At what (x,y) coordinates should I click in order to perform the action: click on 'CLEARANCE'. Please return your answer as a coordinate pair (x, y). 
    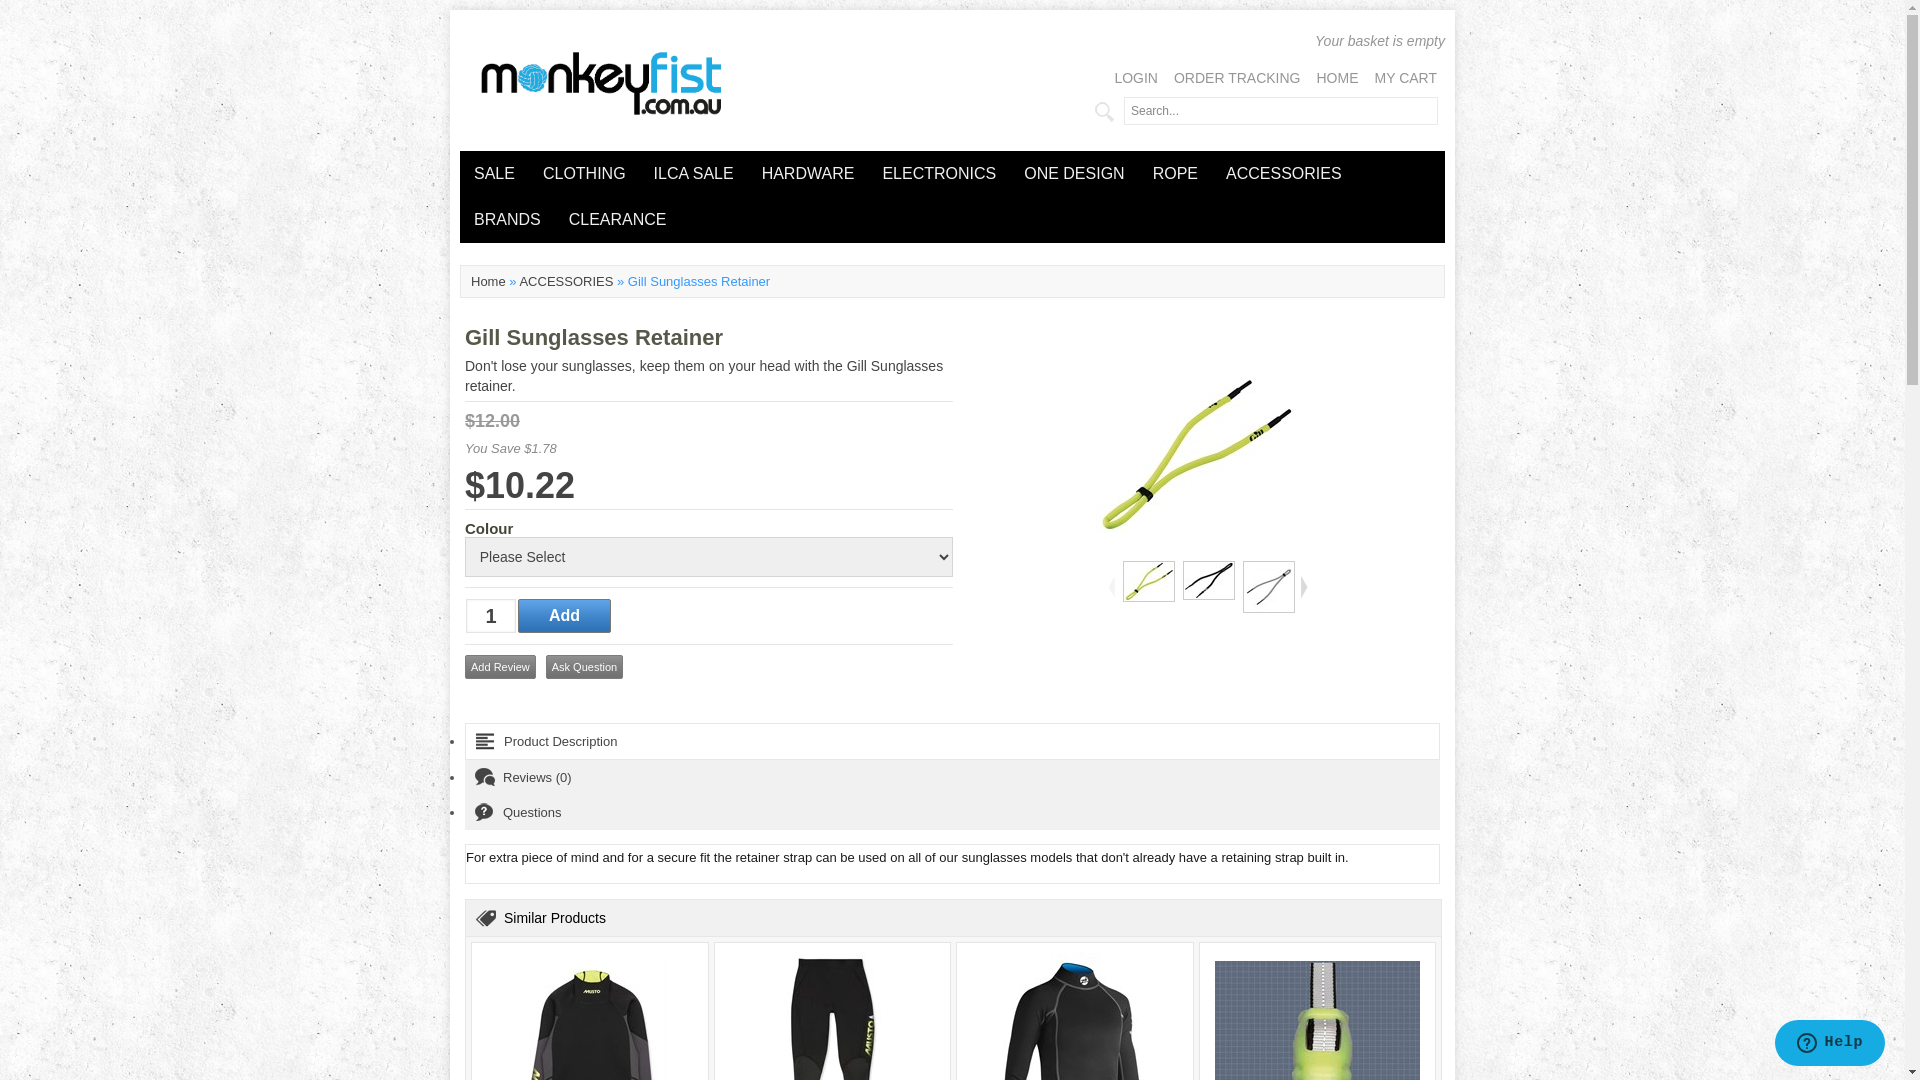
    Looking at the image, I should click on (617, 219).